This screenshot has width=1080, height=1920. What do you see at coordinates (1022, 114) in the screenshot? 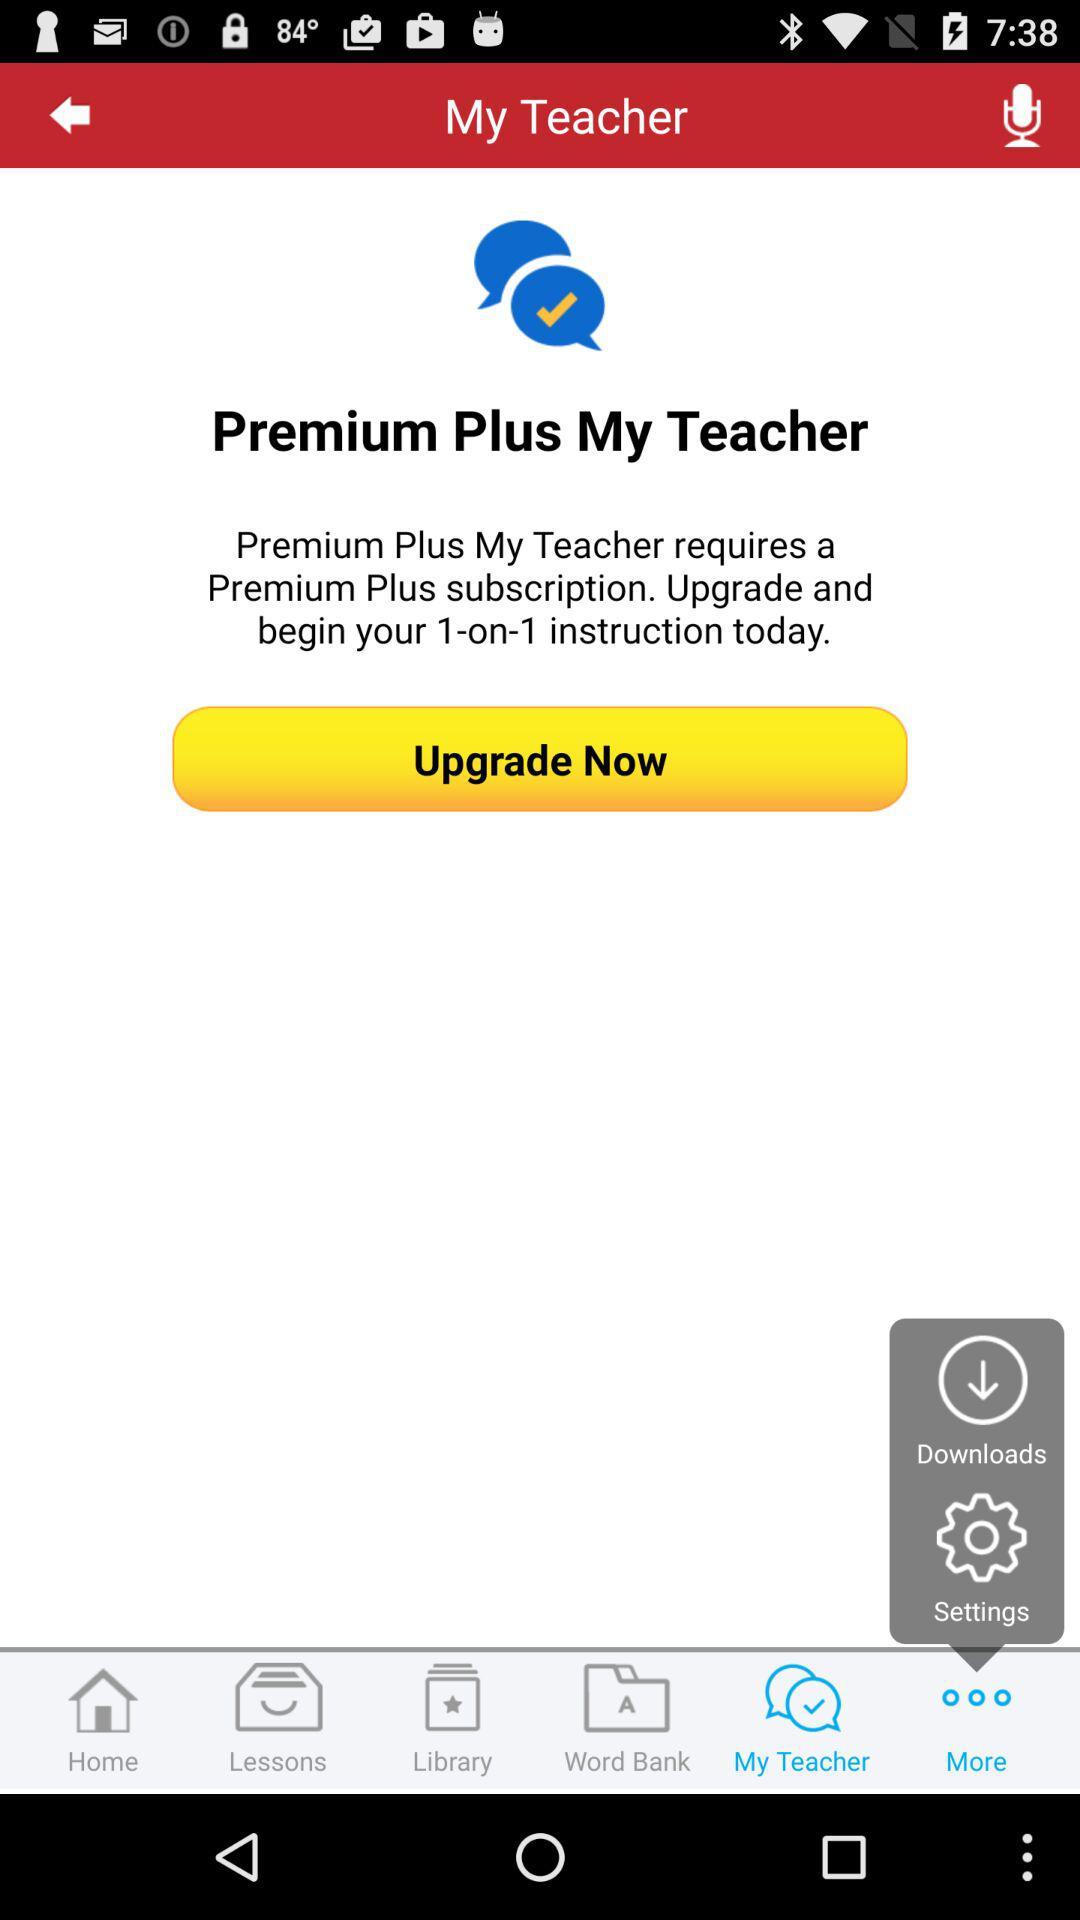
I see `the app to the right of the my teacher icon` at bounding box center [1022, 114].